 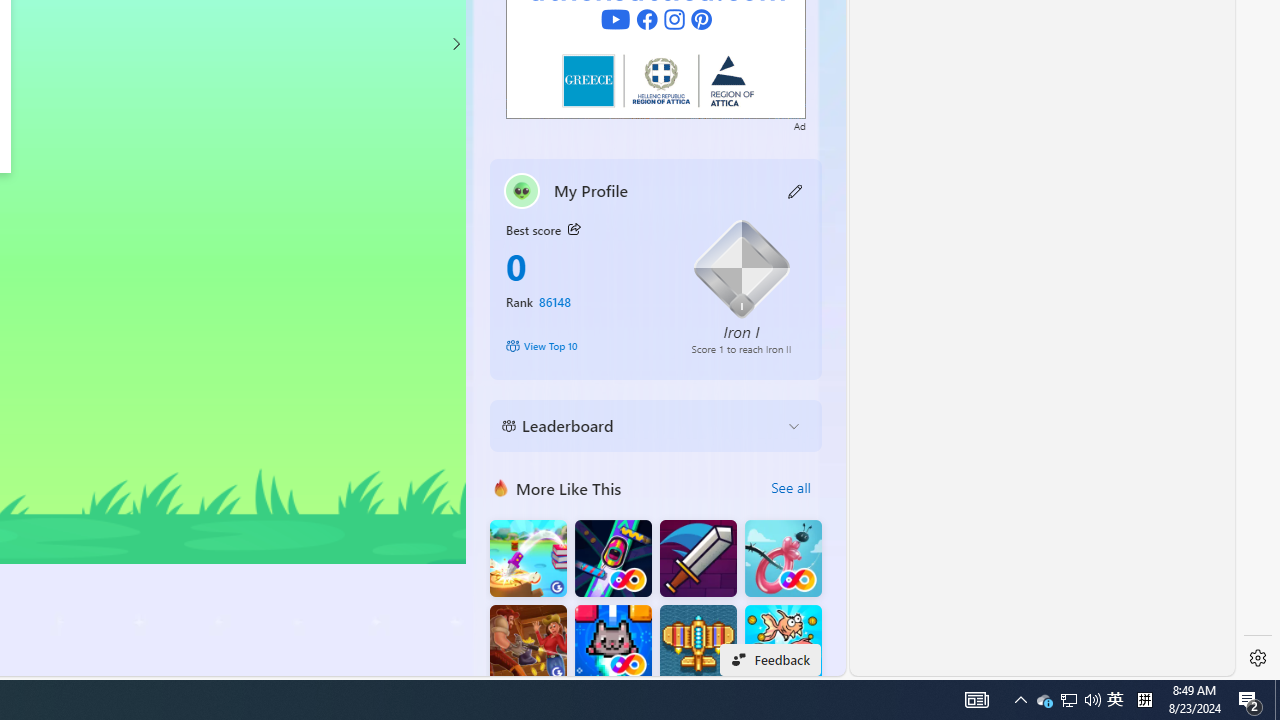 What do you see at coordinates (795, 190) in the screenshot?
I see `'Class: button edit-icon'` at bounding box center [795, 190].